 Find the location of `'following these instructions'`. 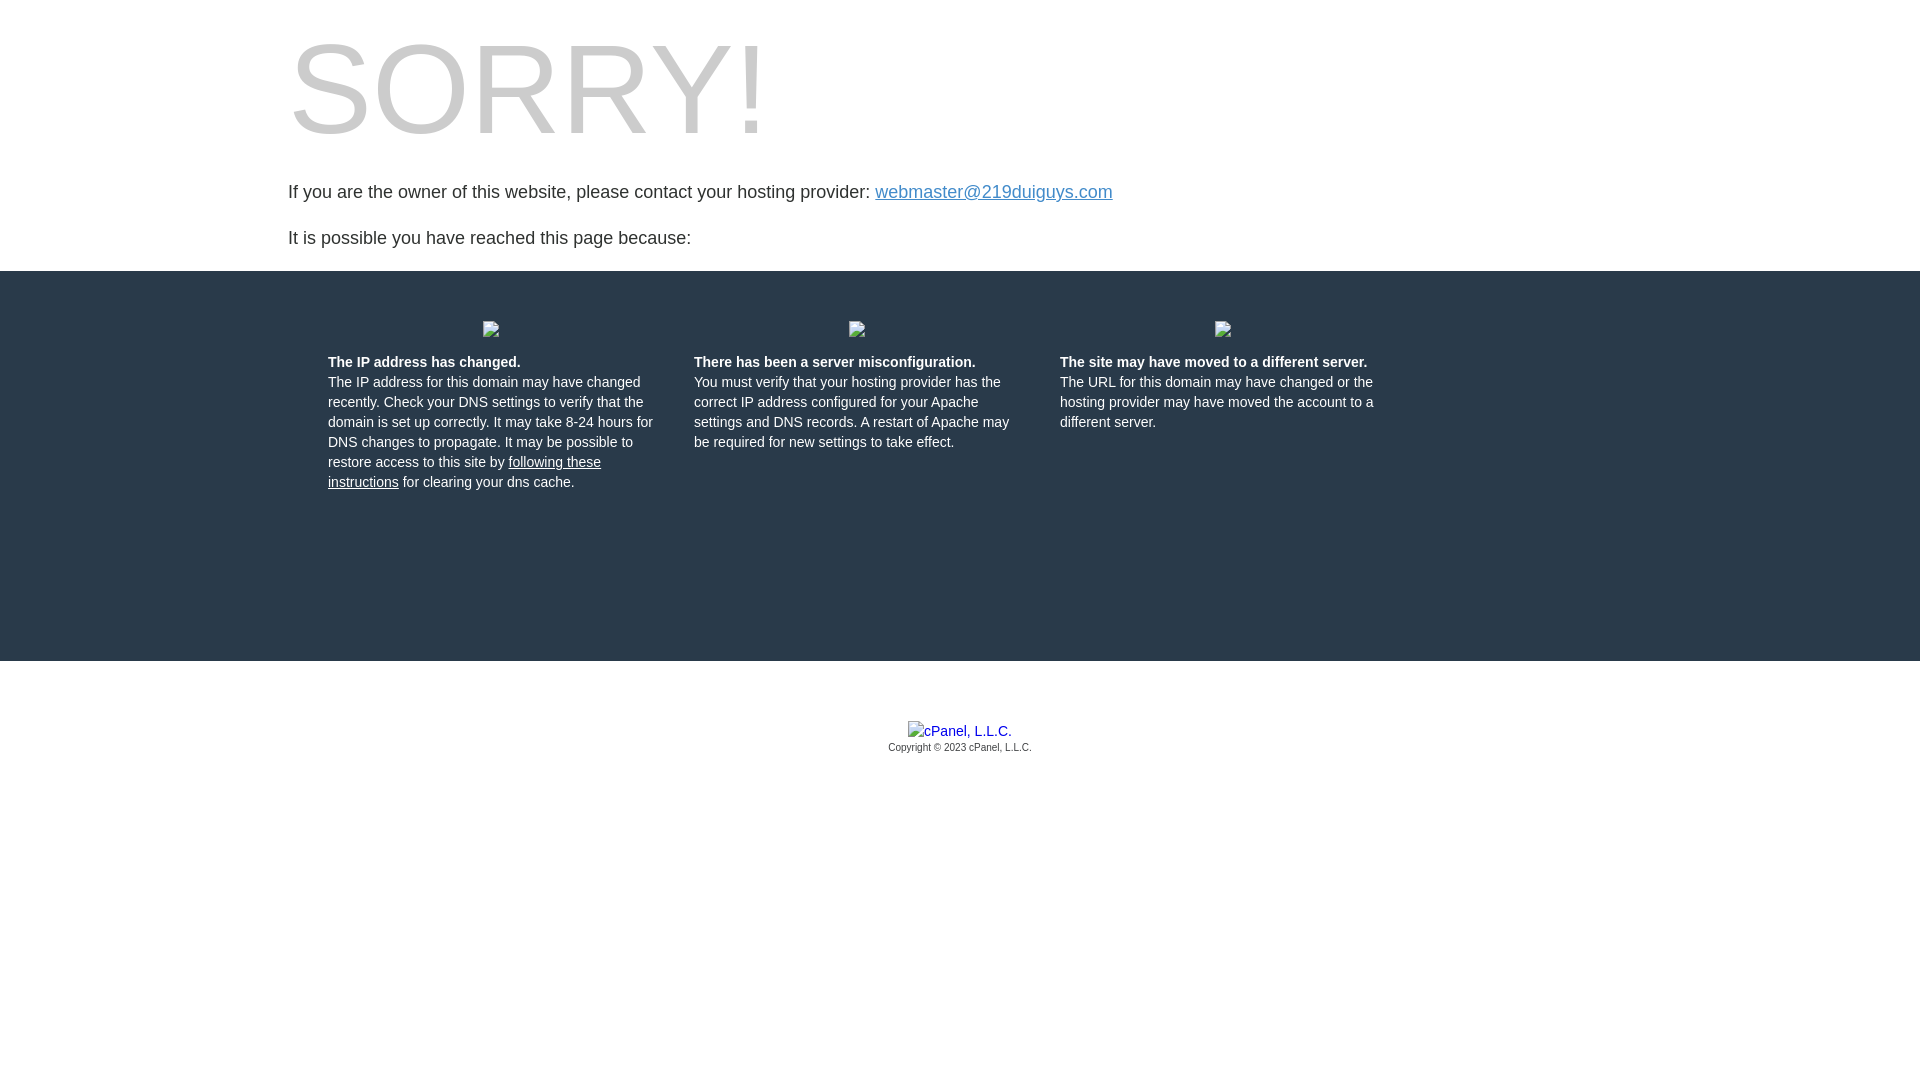

'following these instructions' is located at coordinates (463, 471).